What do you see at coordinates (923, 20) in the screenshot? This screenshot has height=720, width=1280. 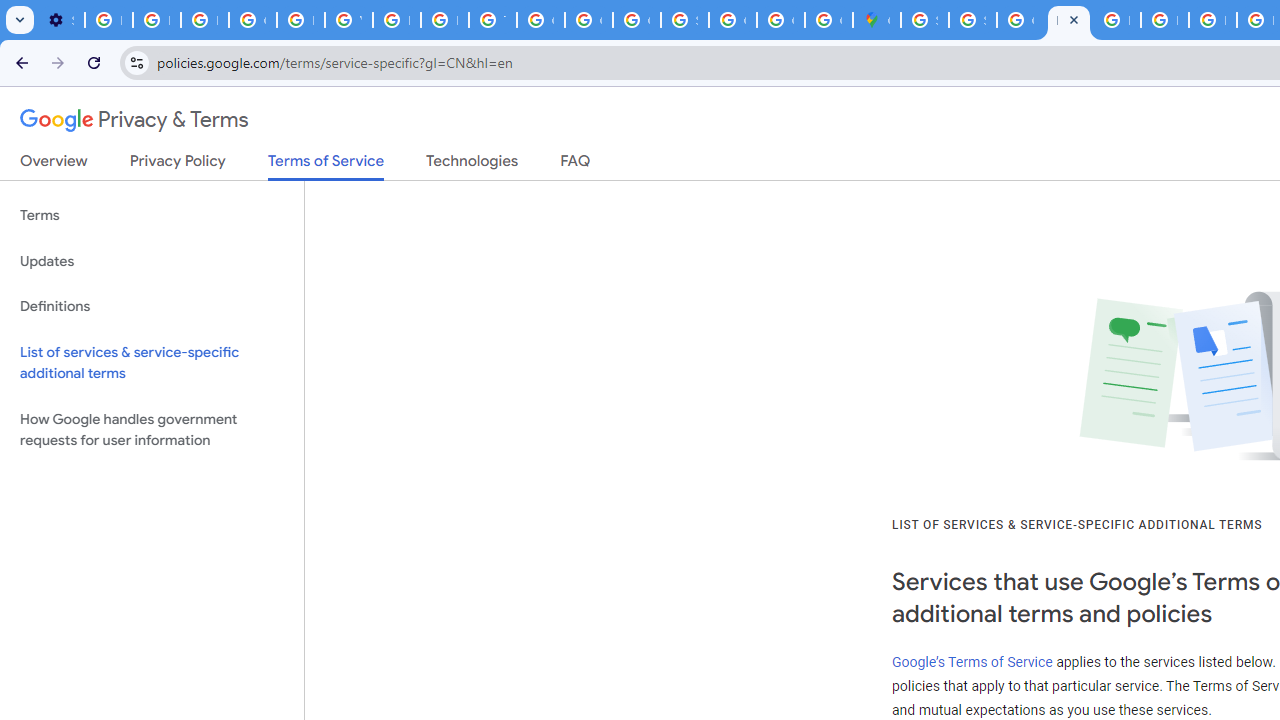 I see `'Sign in - Google Accounts'` at bounding box center [923, 20].